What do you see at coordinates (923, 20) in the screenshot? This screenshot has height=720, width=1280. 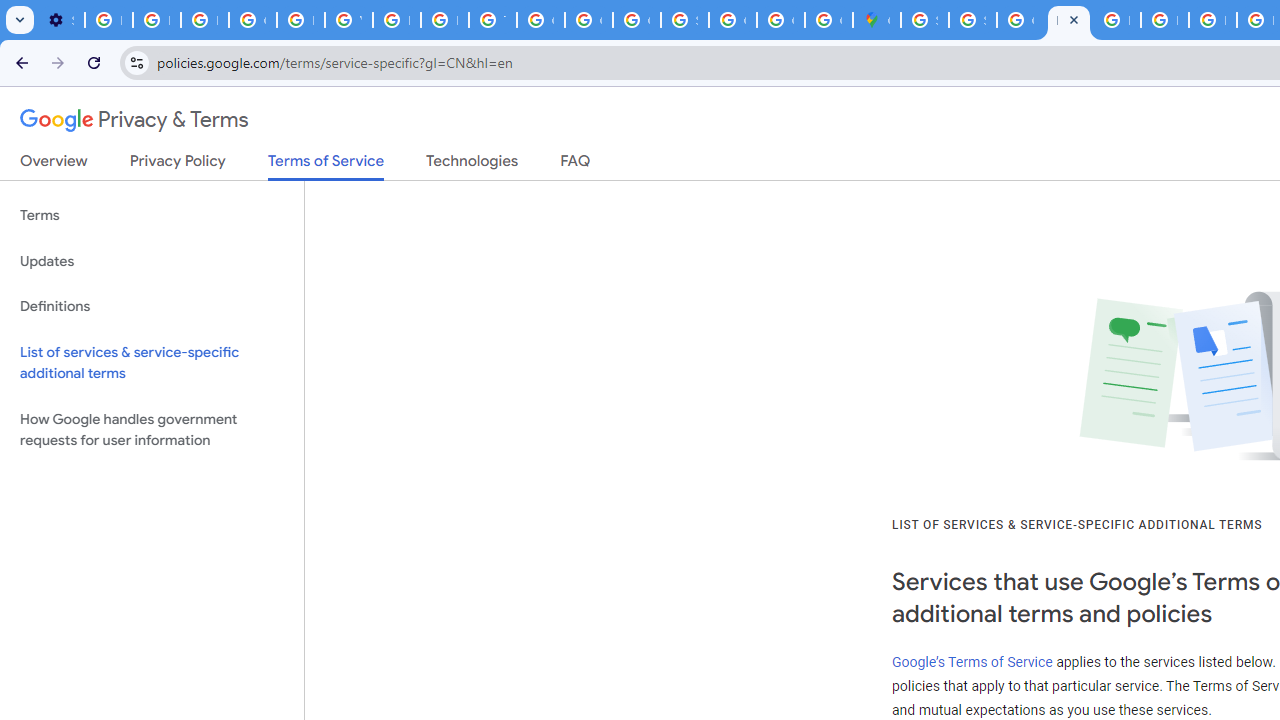 I see `'Sign in - Google Accounts'` at bounding box center [923, 20].